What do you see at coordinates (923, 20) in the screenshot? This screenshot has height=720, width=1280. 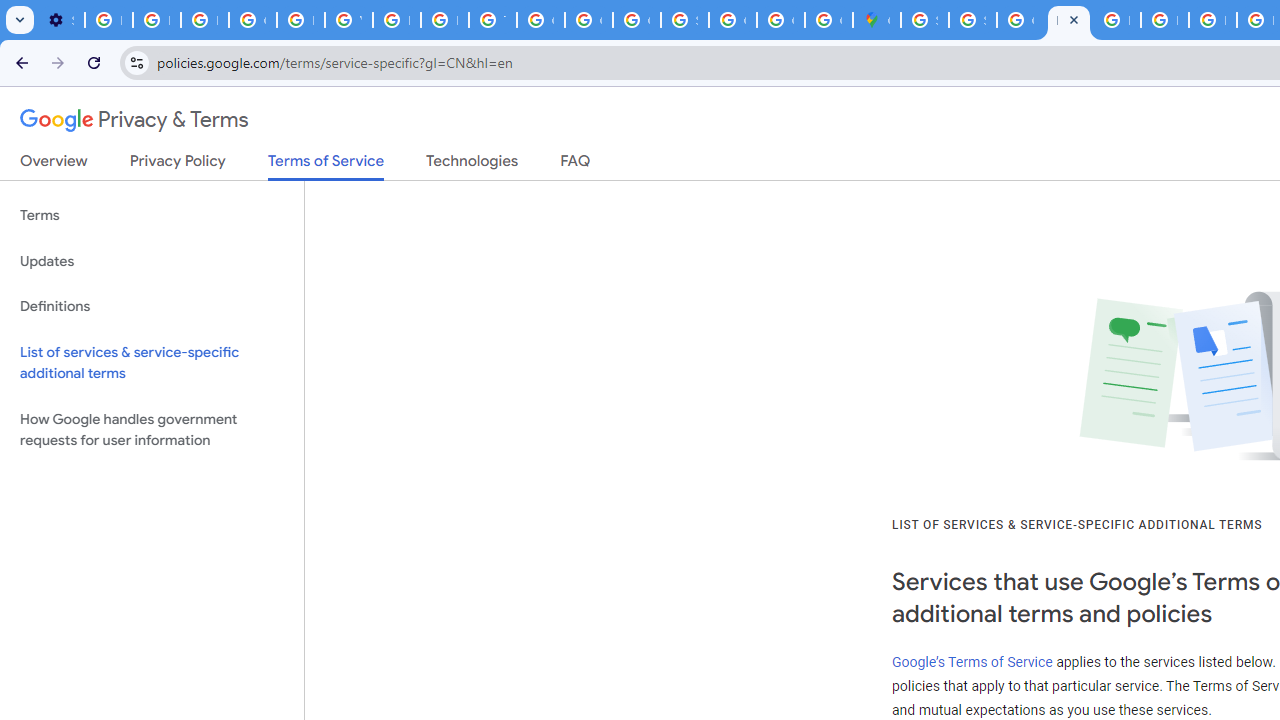 I see `'Sign in - Google Accounts'` at bounding box center [923, 20].